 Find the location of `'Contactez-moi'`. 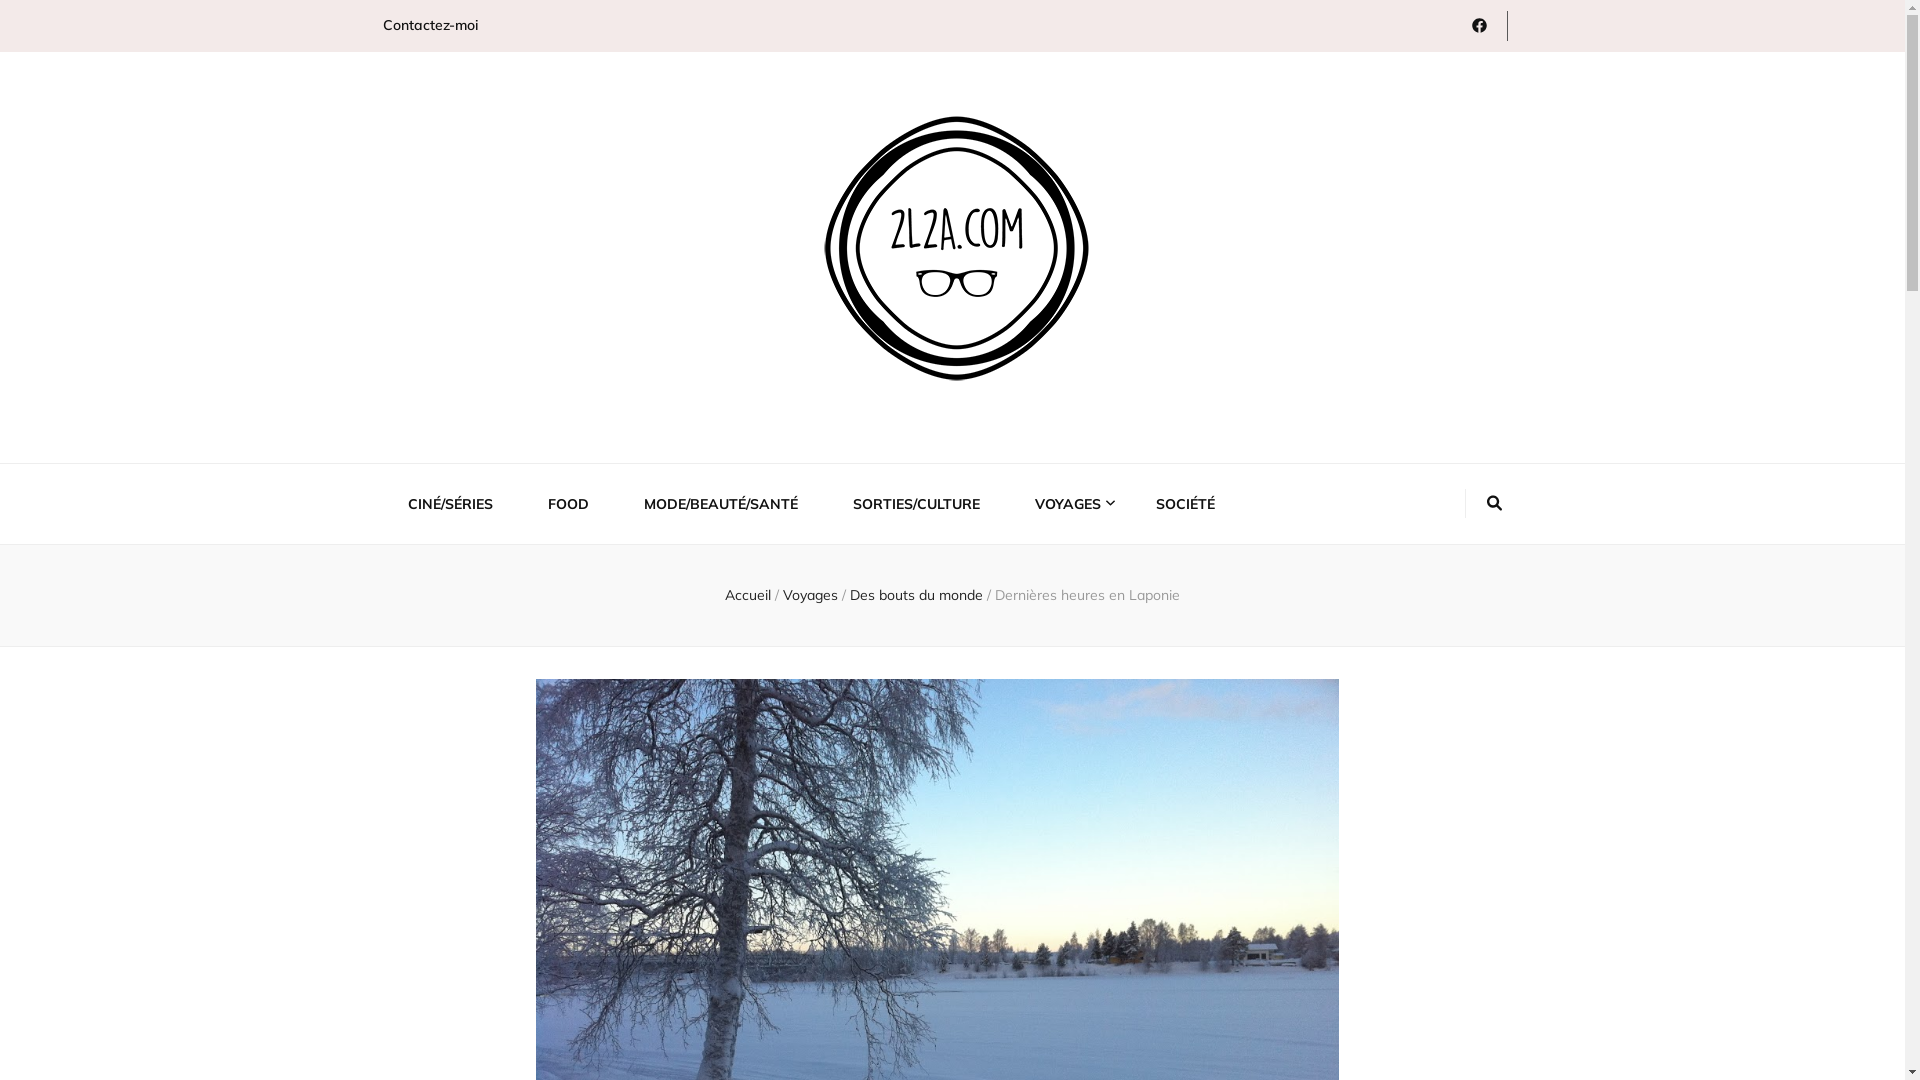

'Contactez-moi' is located at coordinates (428, 26).